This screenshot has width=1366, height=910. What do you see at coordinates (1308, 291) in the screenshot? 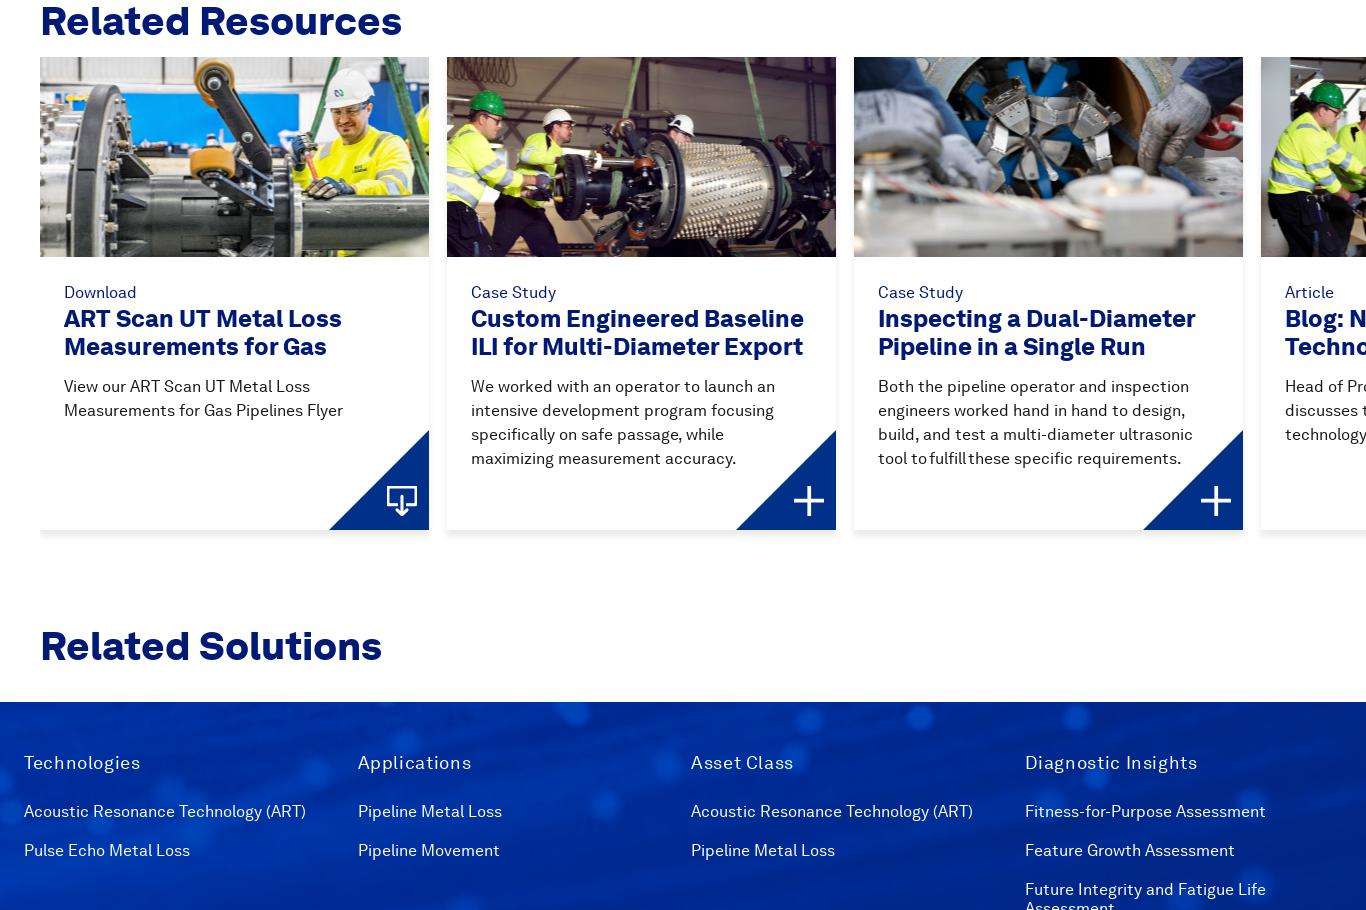
I see `'Article'` at bounding box center [1308, 291].